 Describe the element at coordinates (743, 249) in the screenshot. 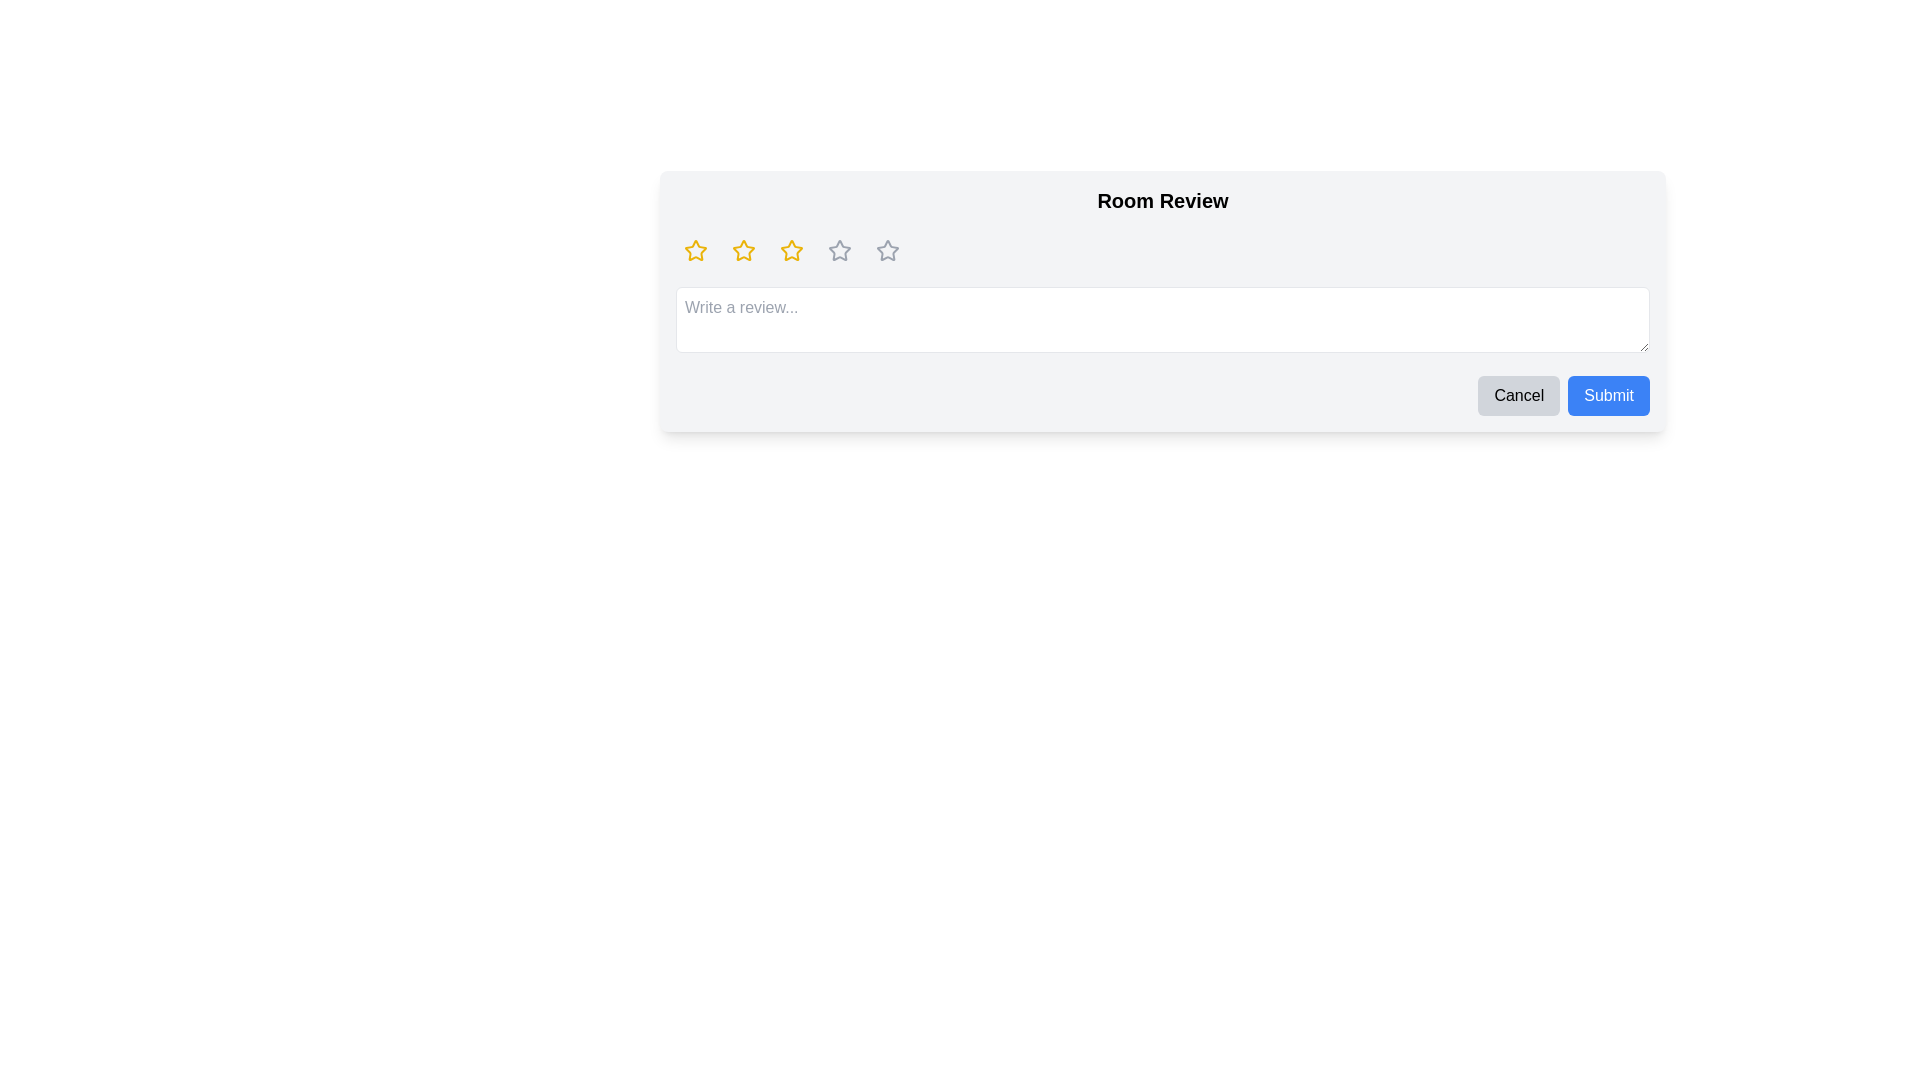

I see `the second star rating icon` at that location.